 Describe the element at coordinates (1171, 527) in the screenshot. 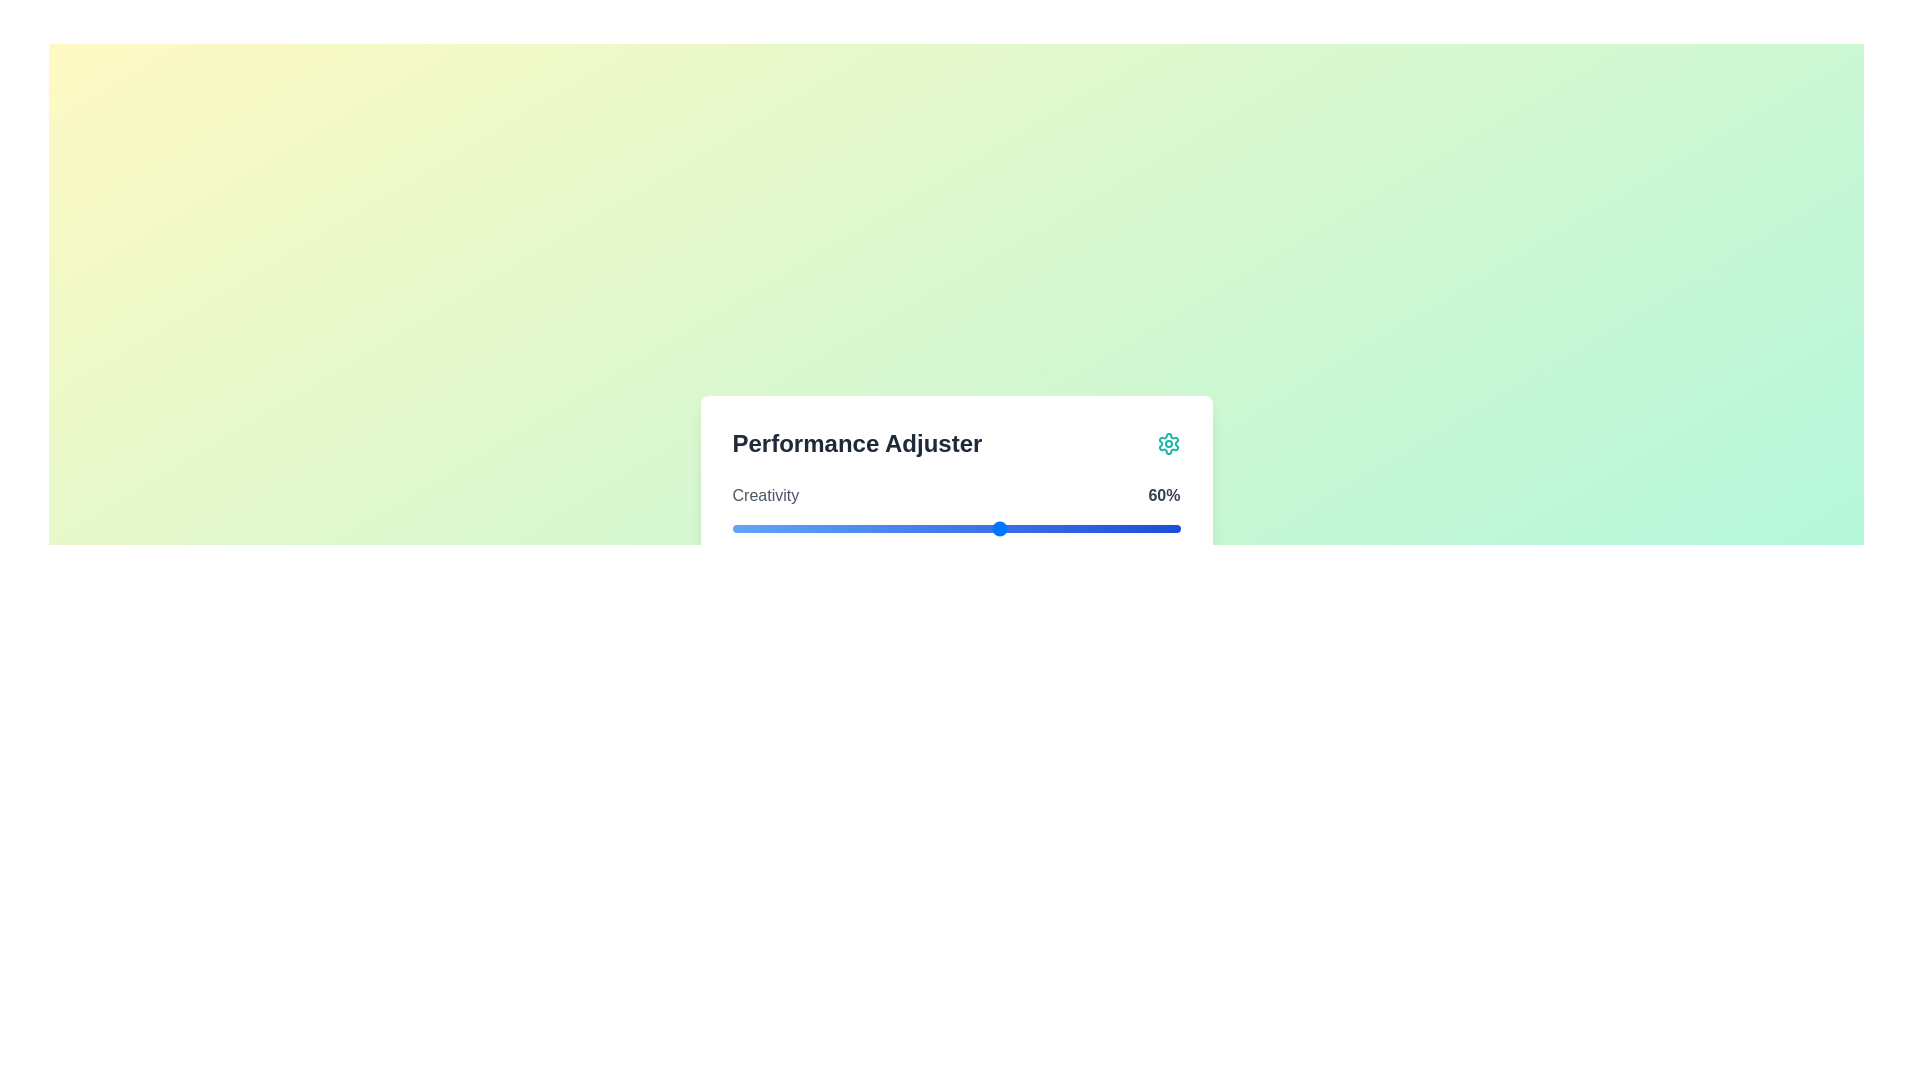

I see `the slider to set the value to 98%` at that location.